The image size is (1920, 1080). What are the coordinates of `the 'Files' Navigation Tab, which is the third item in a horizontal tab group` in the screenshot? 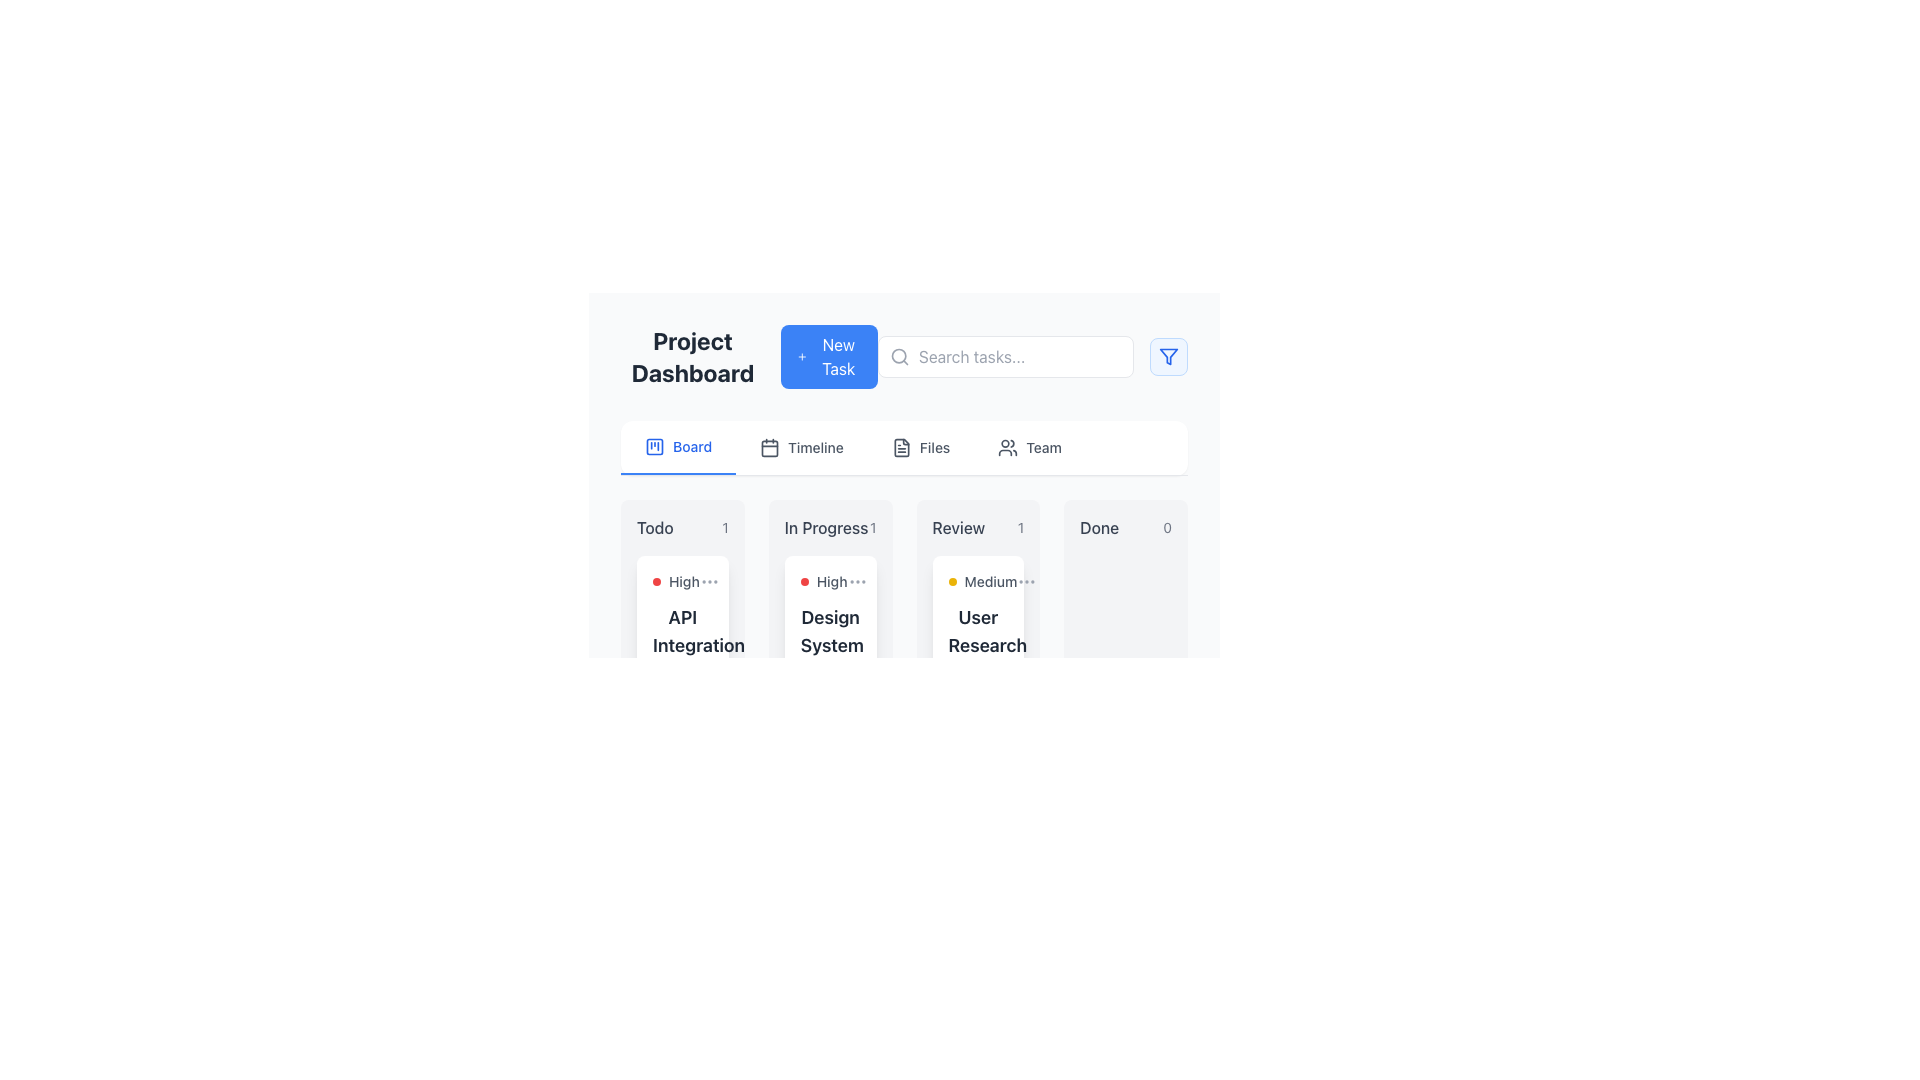 It's located at (920, 446).